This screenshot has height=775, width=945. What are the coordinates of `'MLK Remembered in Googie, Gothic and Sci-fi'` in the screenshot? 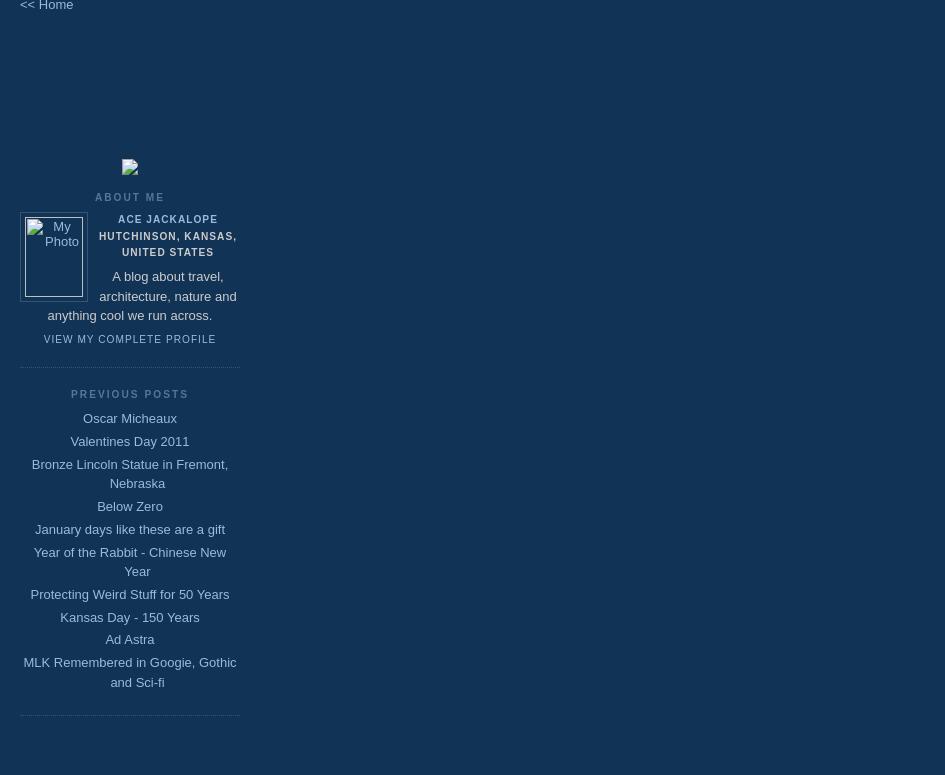 It's located at (128, 671).